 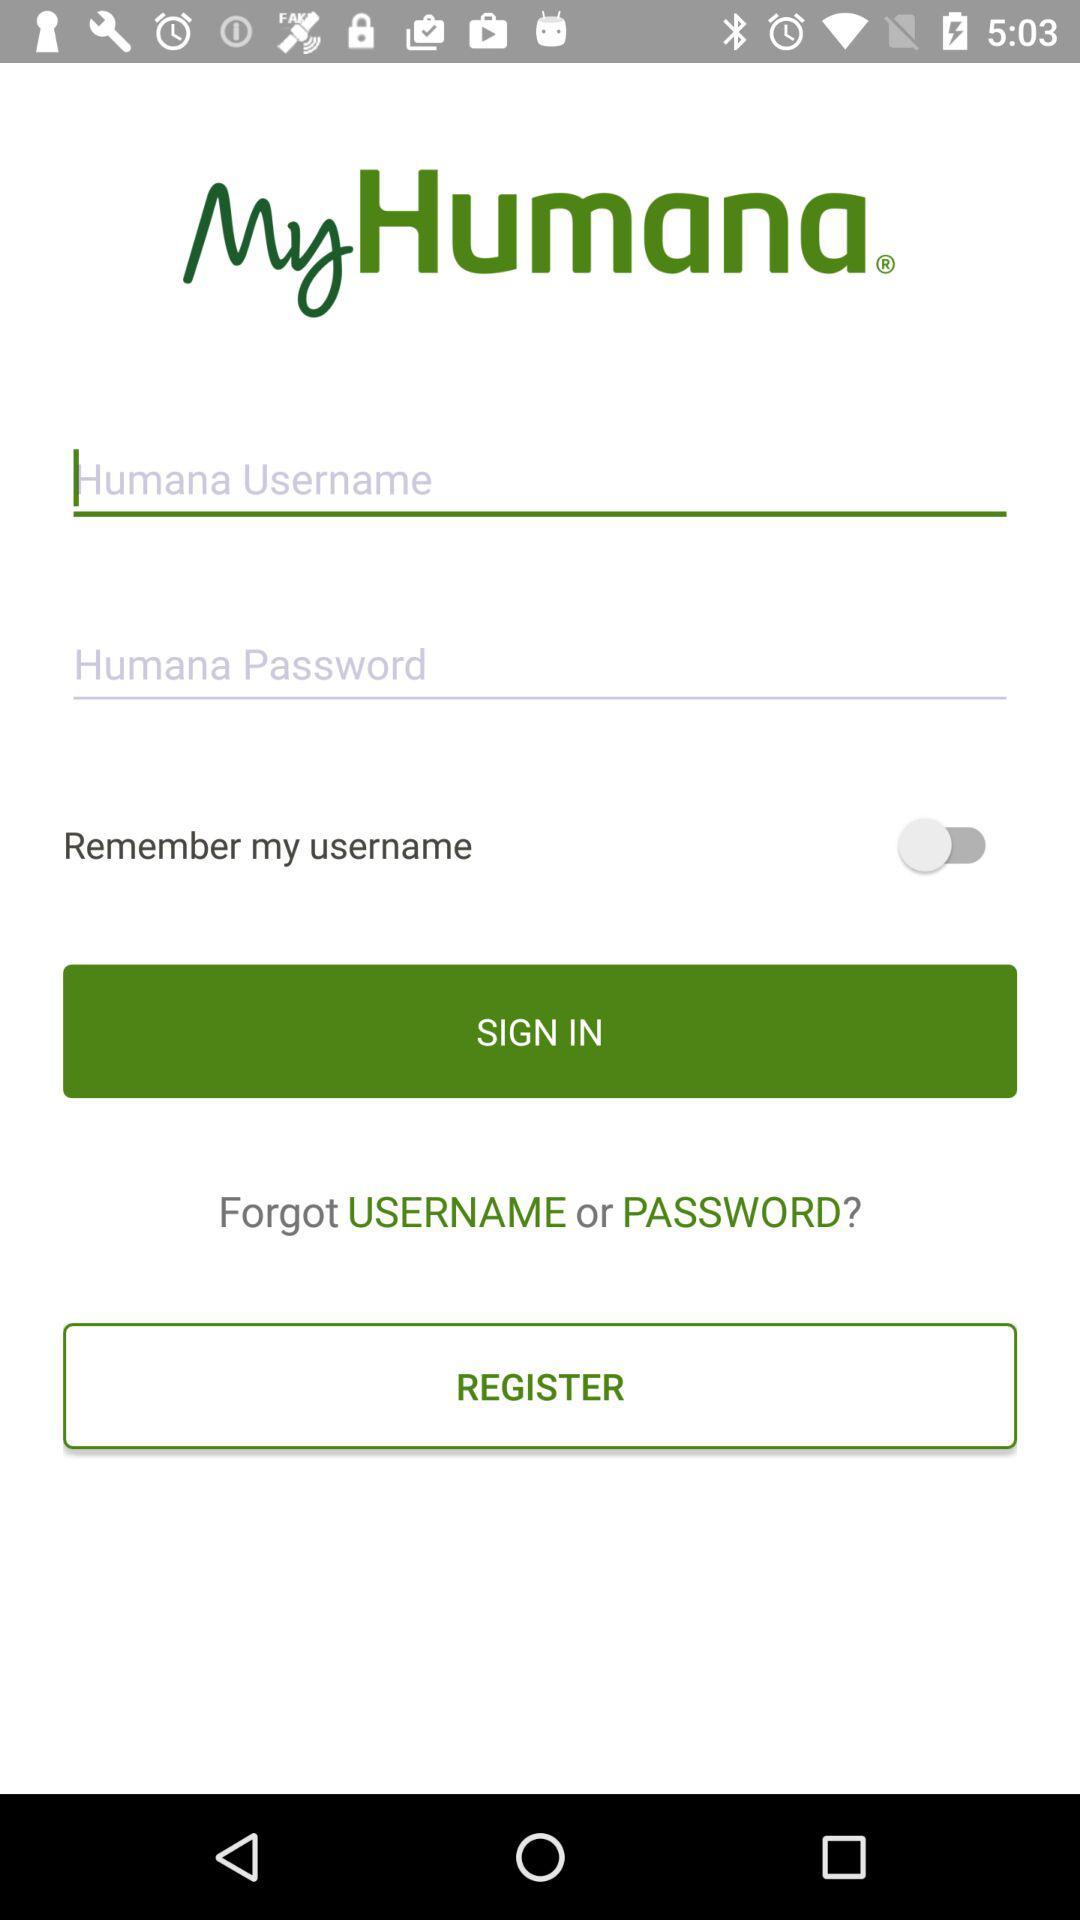 I want to click on remember my username icon, so click(x=540, y=844).